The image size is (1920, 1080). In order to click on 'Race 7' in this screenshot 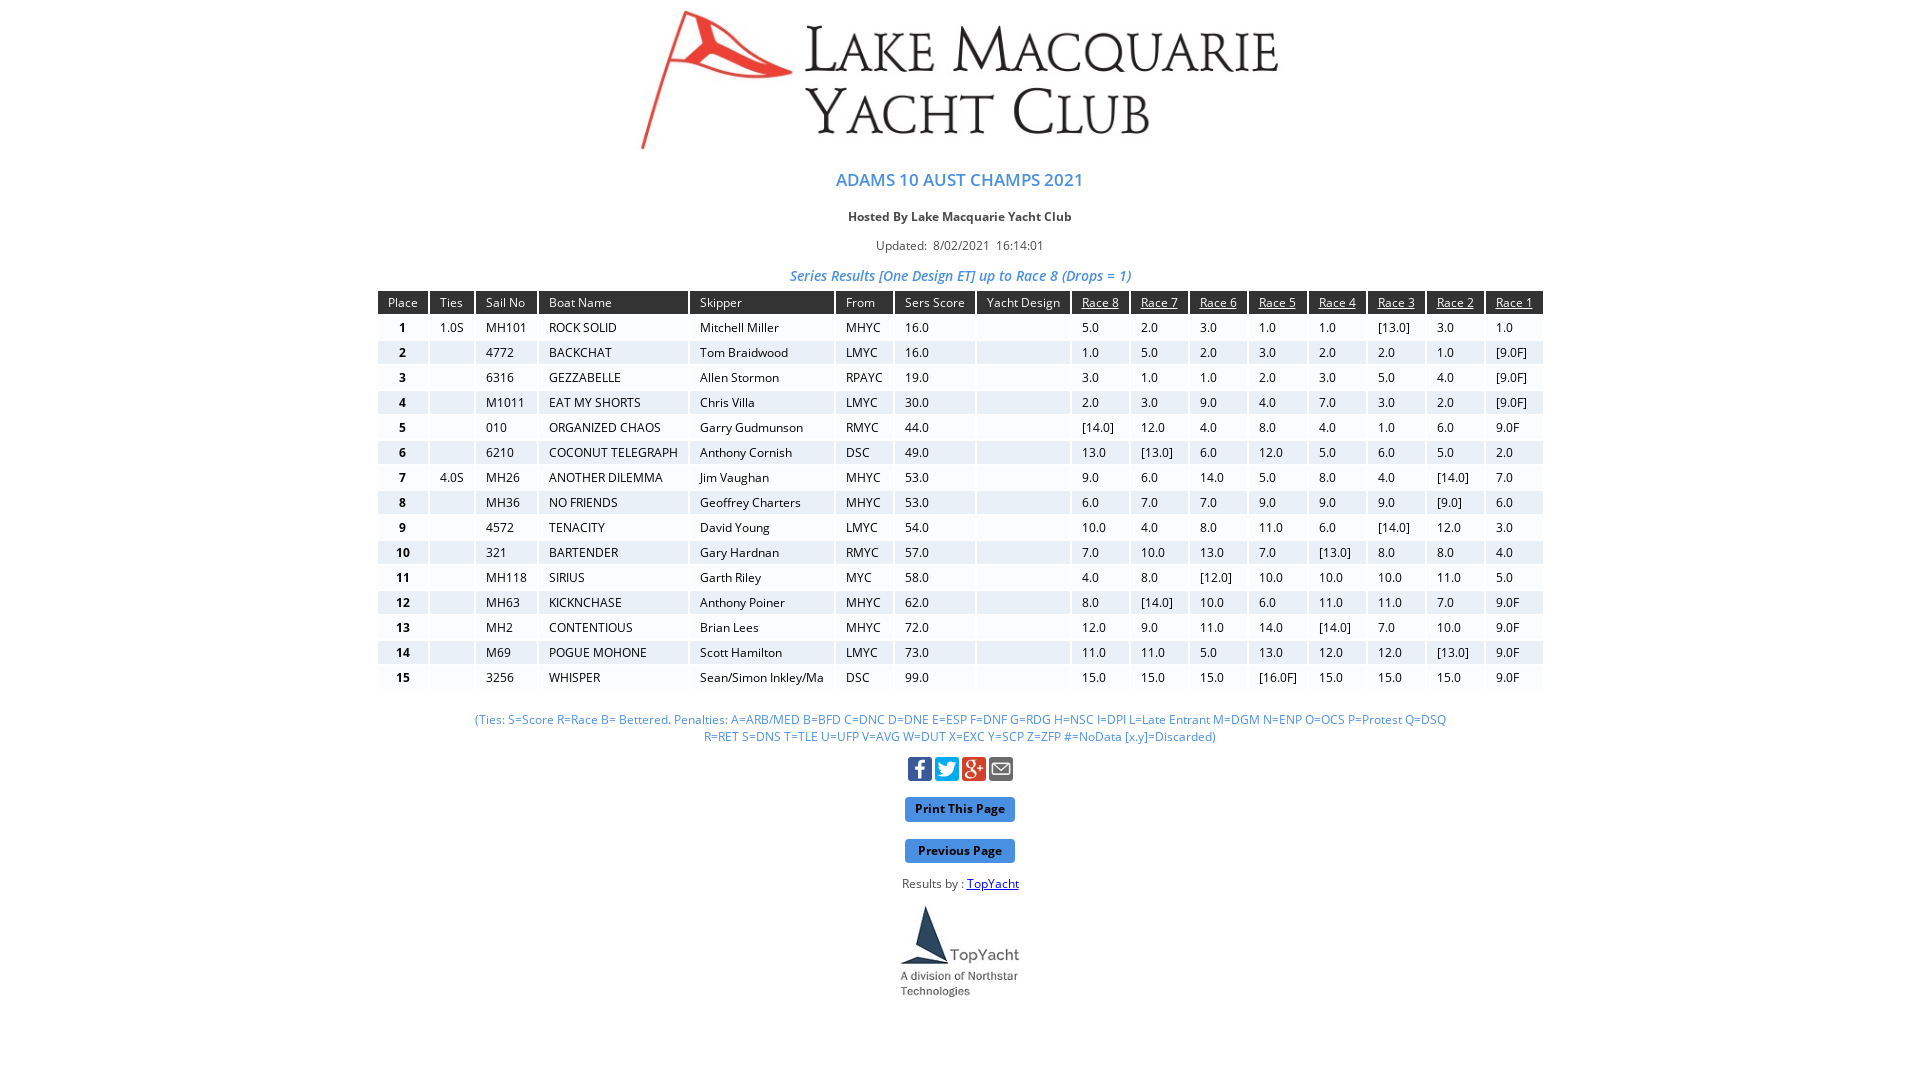, I will do `click(1158, 302)`.